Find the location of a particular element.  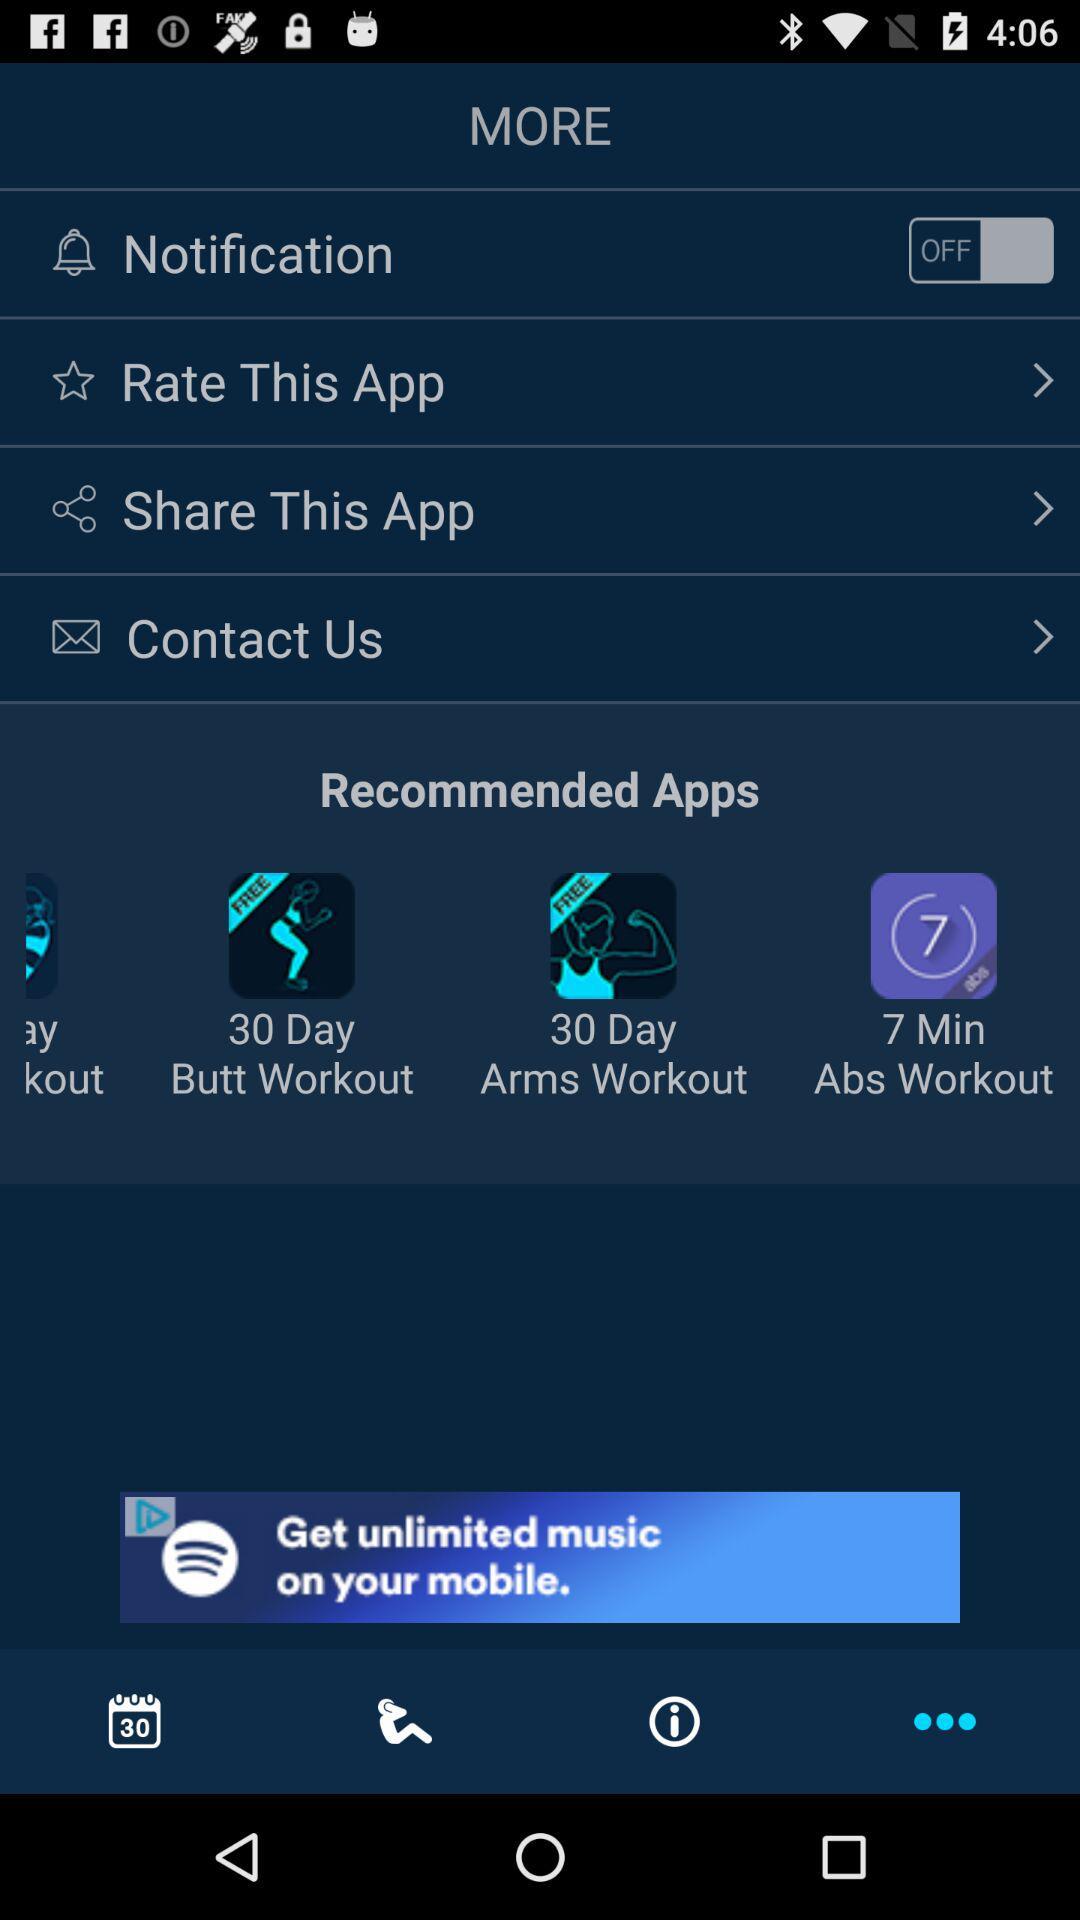

go off button is located at coordinates (980, 249).